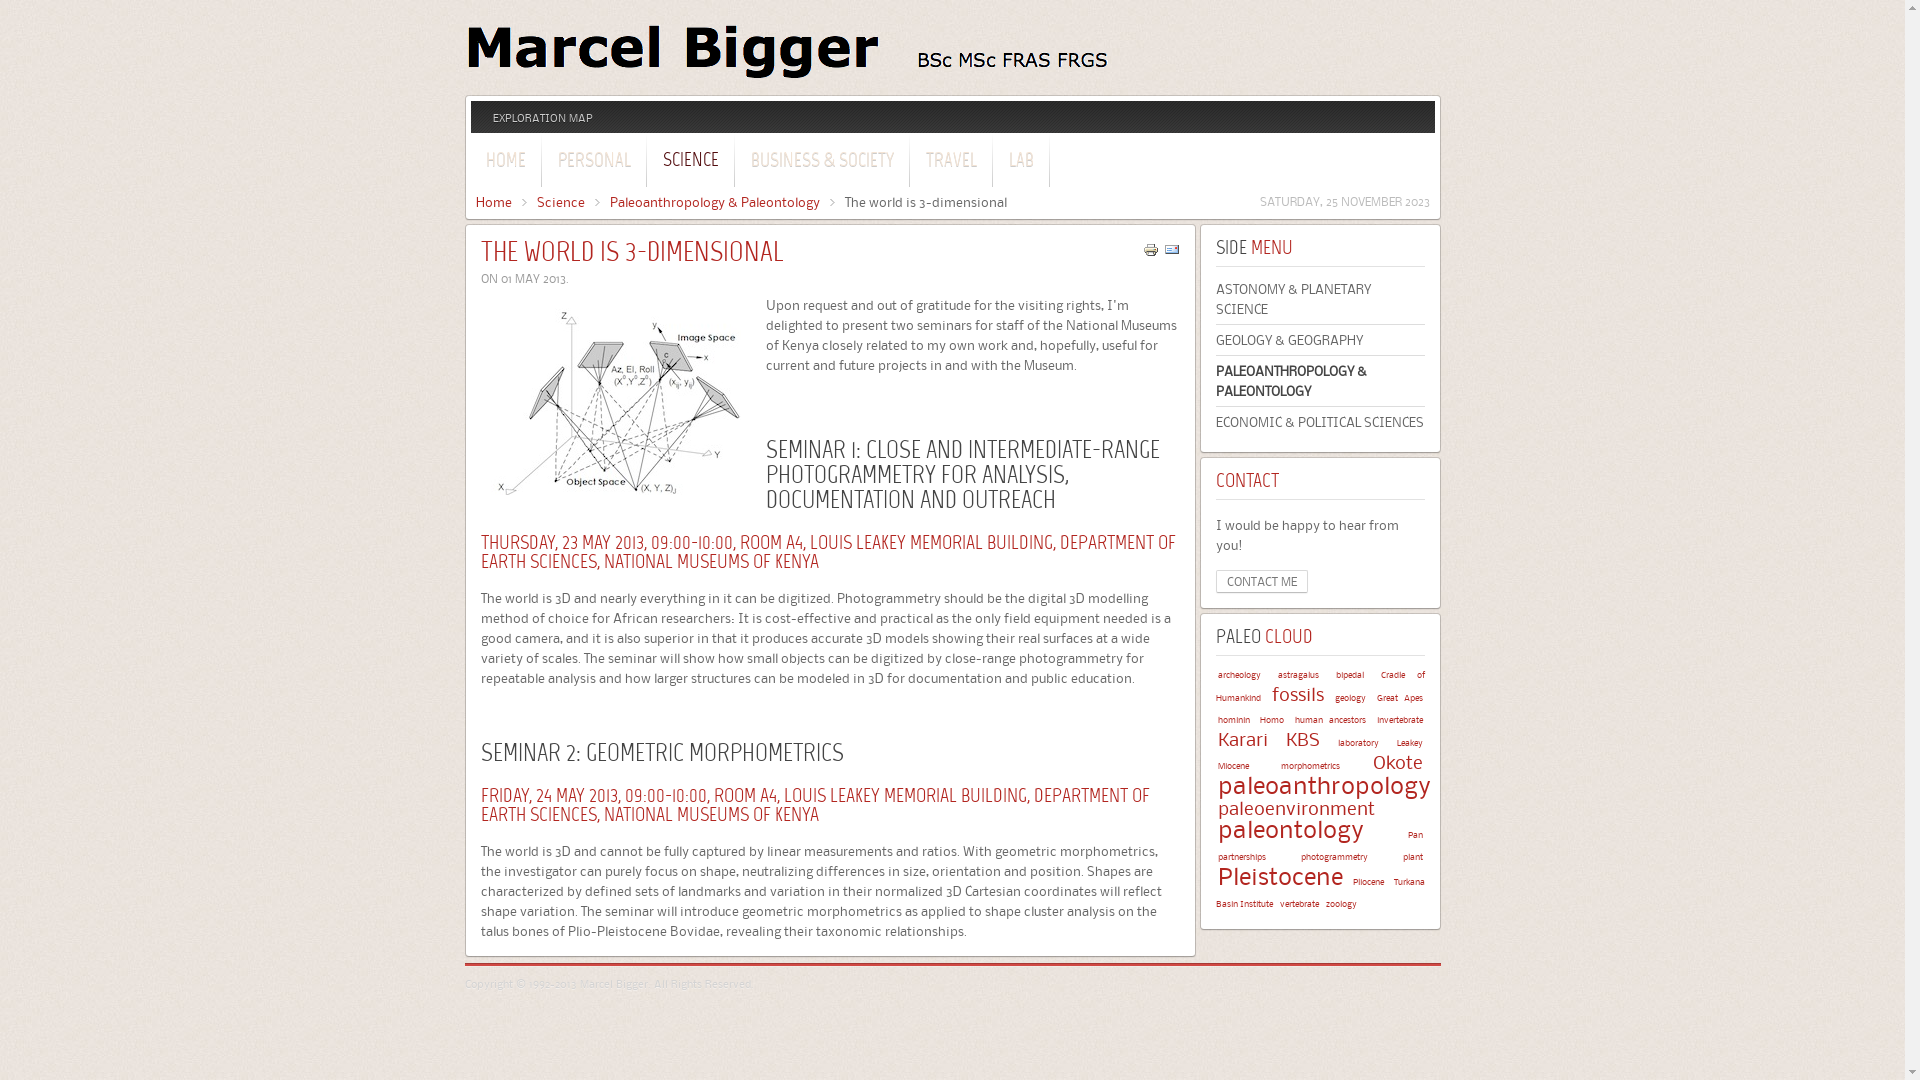 Image resolution: width=1920 pixels, height=1080 pixels. Describe the element at coordinates (1291, 829) in the screenshot. I see `'paleontology'` at that location.